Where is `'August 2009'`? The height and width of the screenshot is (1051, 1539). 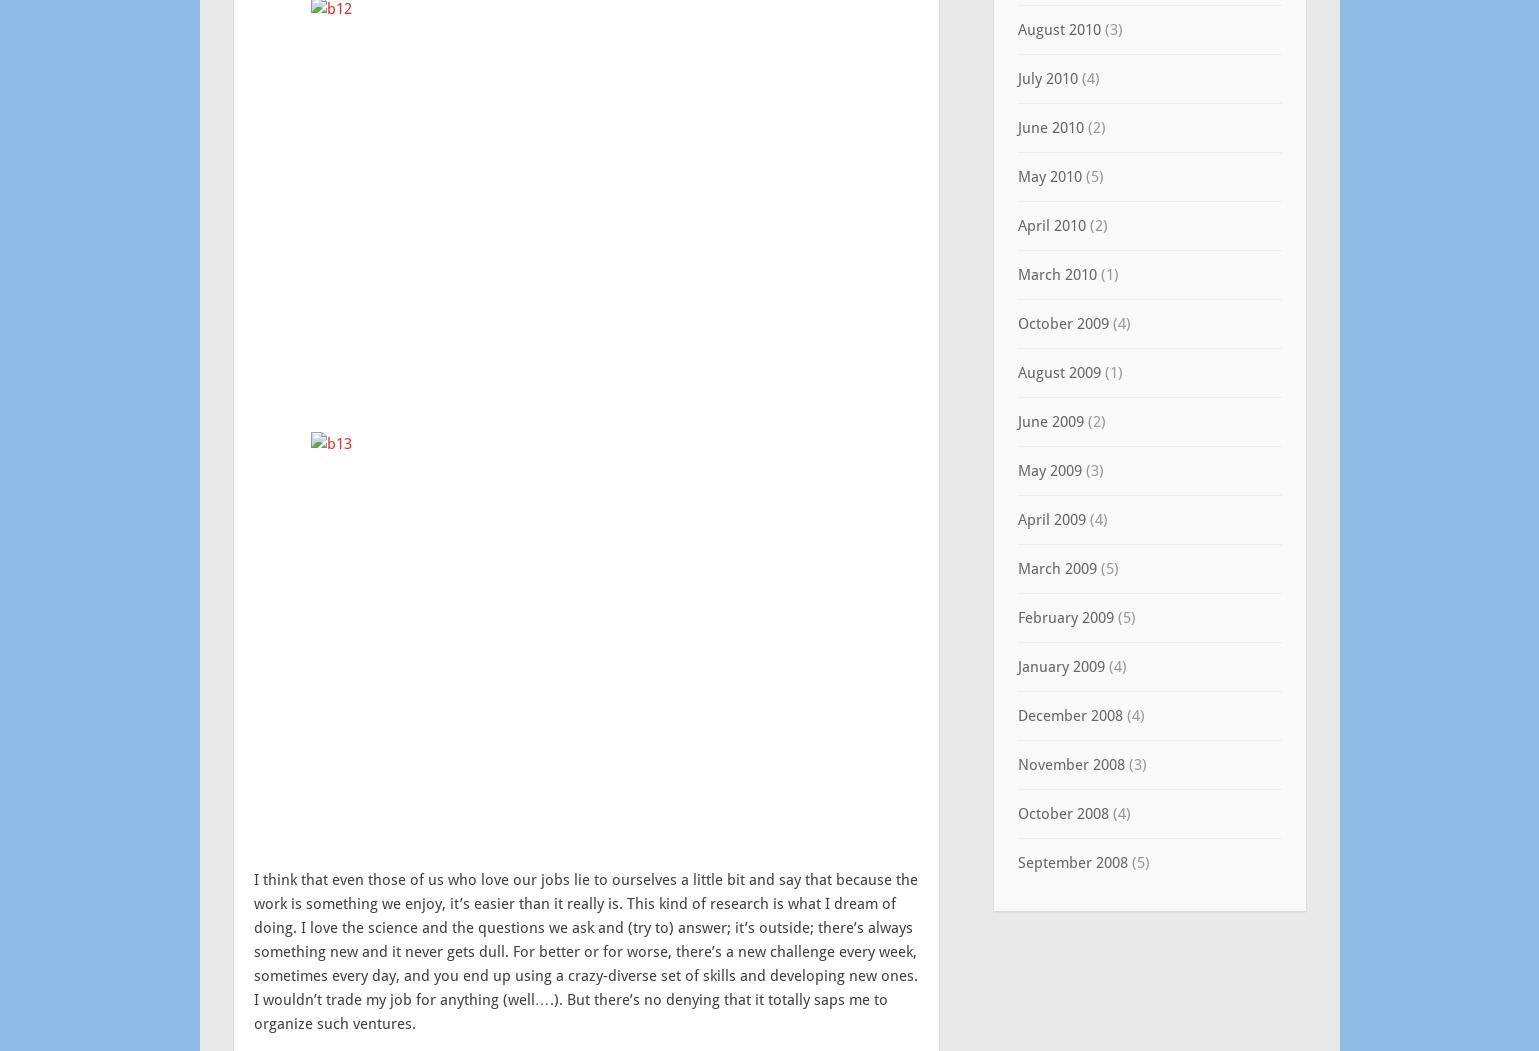
'August 2009' is located at coordinates (1057, 371).